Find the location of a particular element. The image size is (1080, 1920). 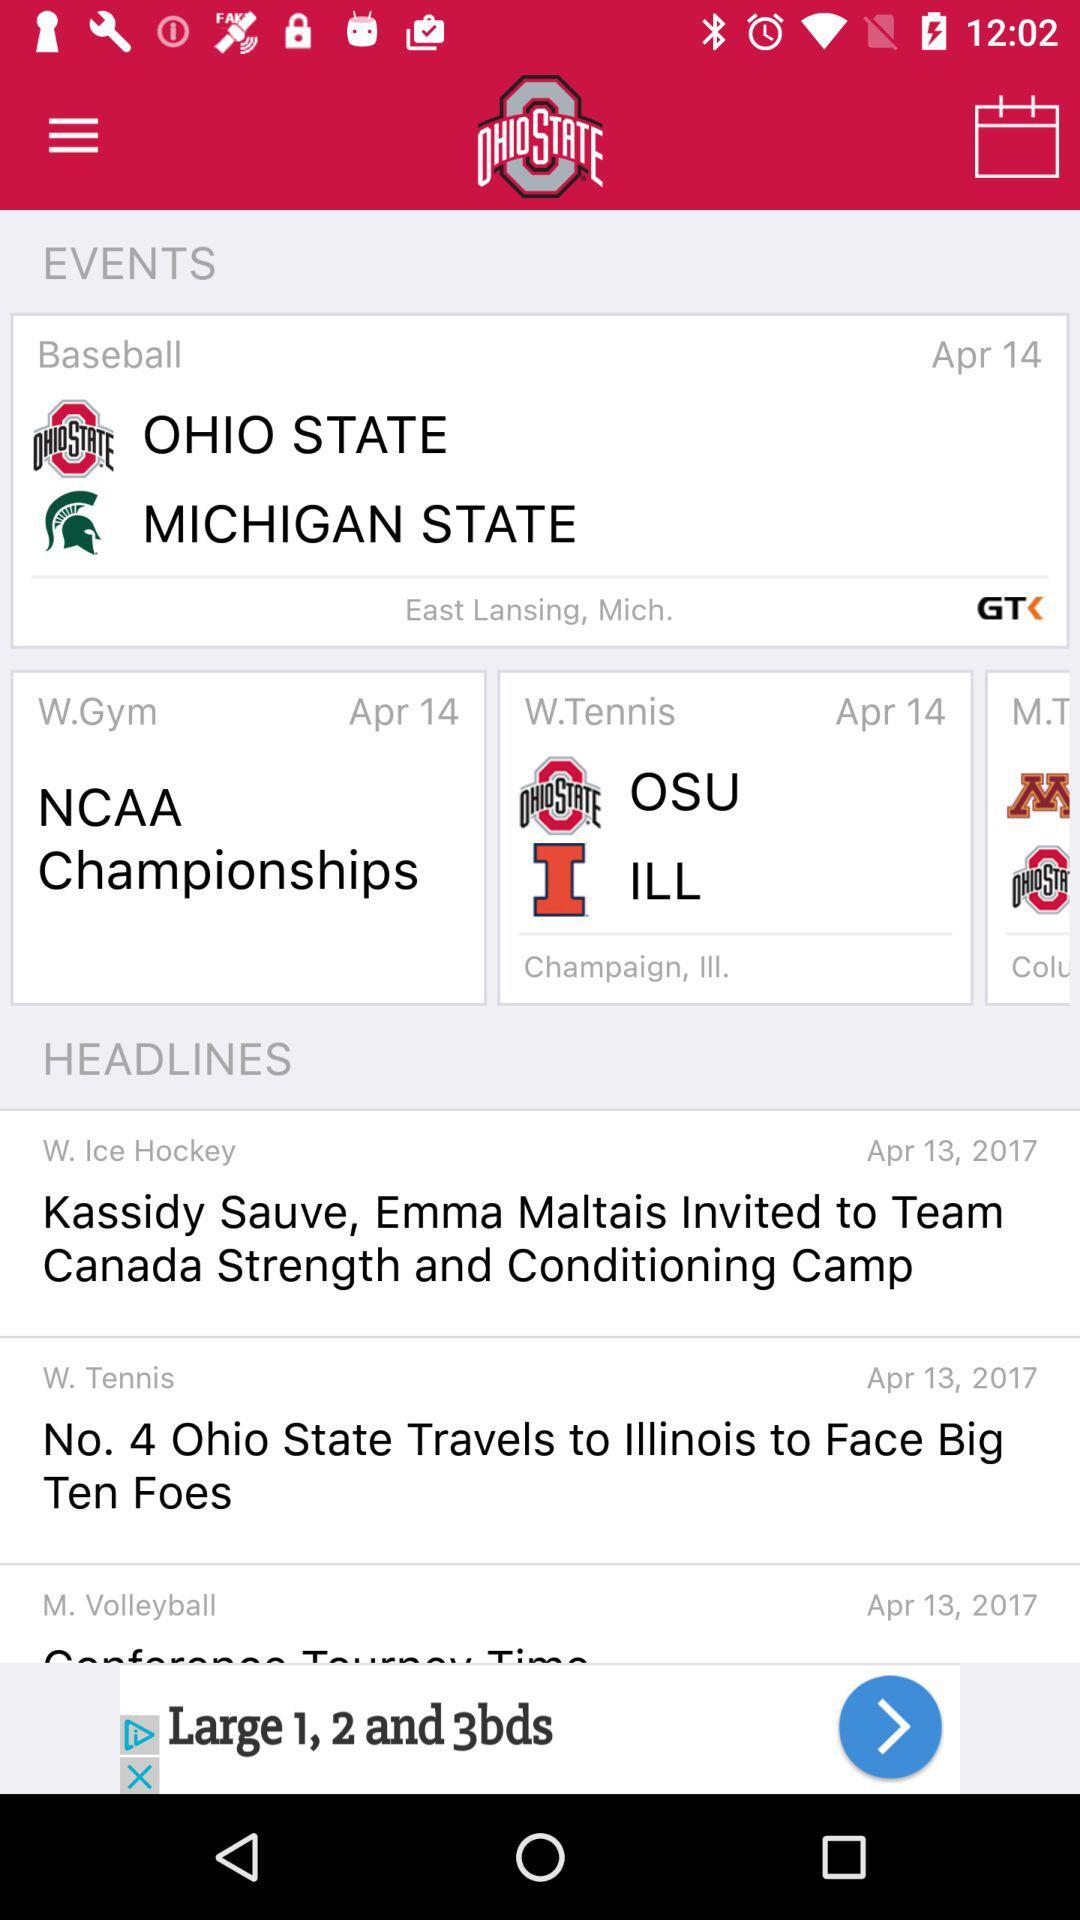

advertisement banner is located at coordinates (540, 1727).